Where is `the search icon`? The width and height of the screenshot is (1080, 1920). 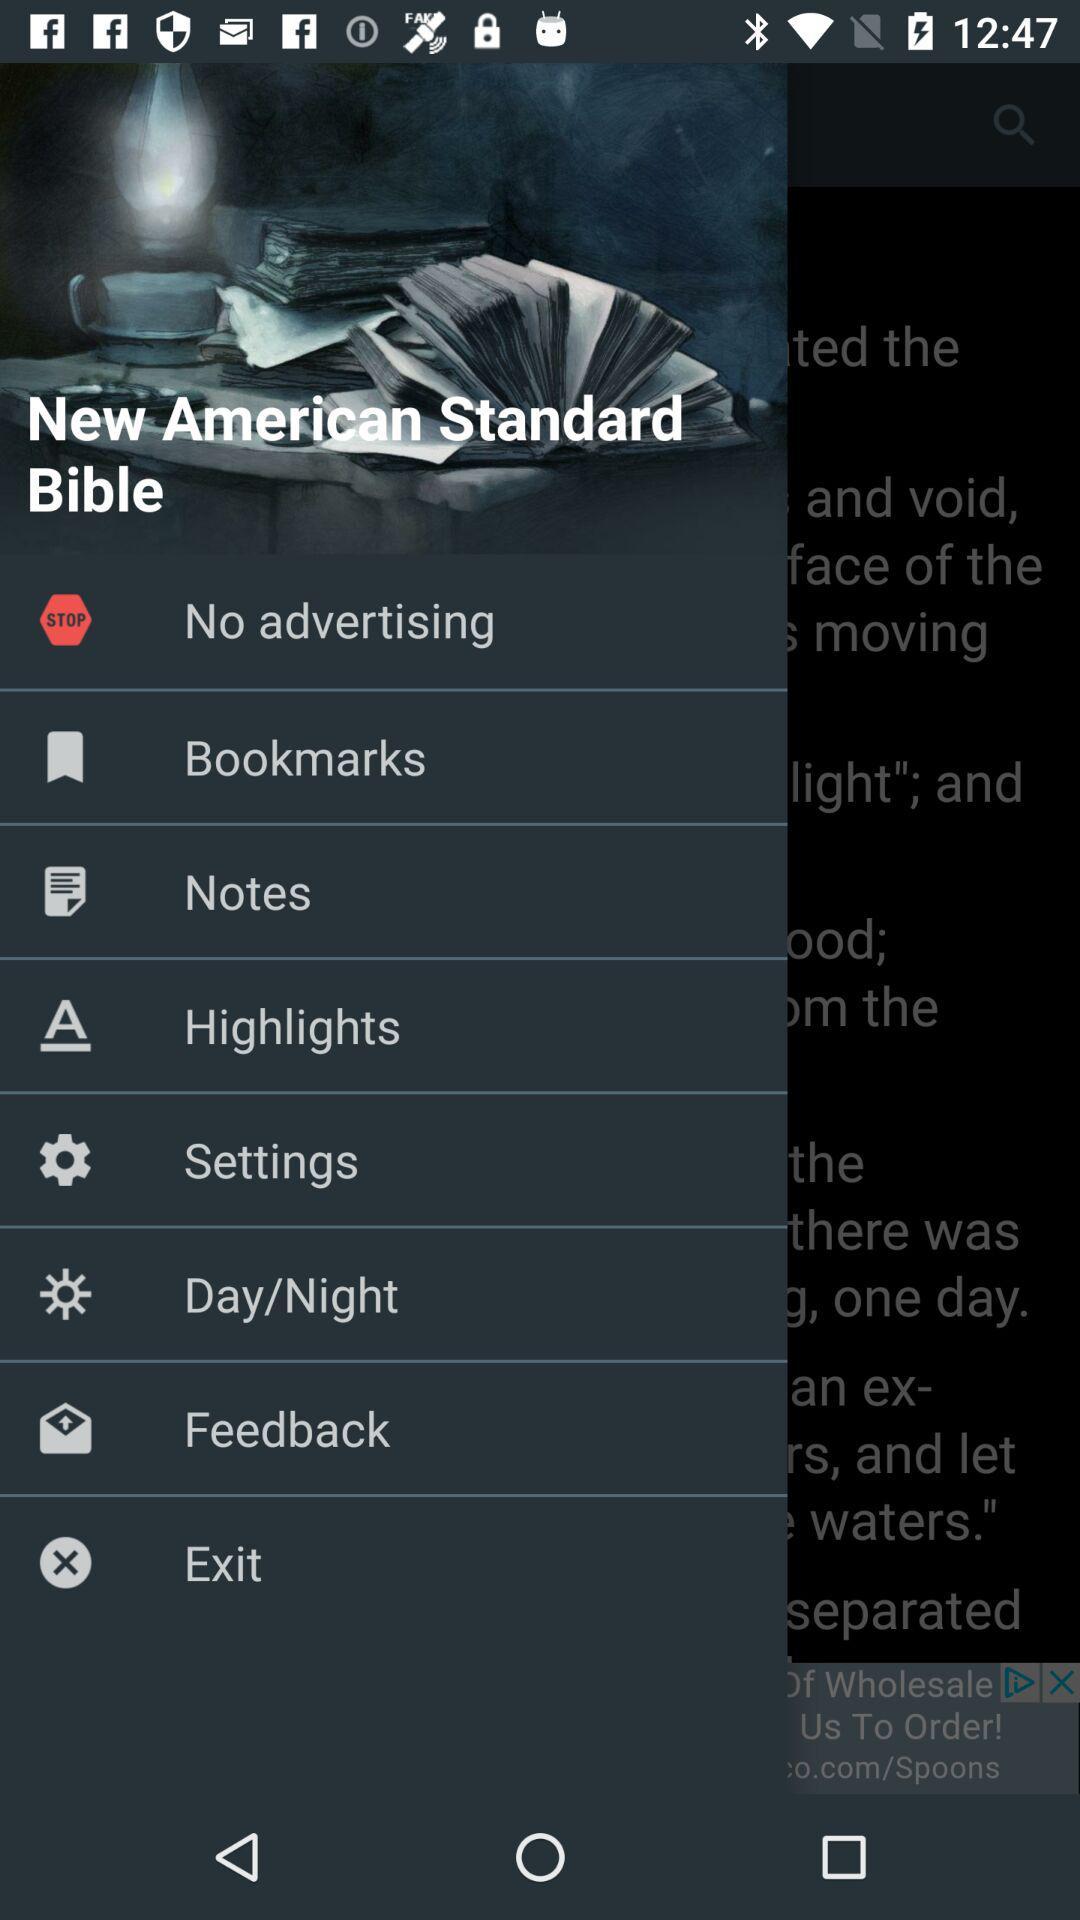 the search icon is located at coordinates (1014, 123).